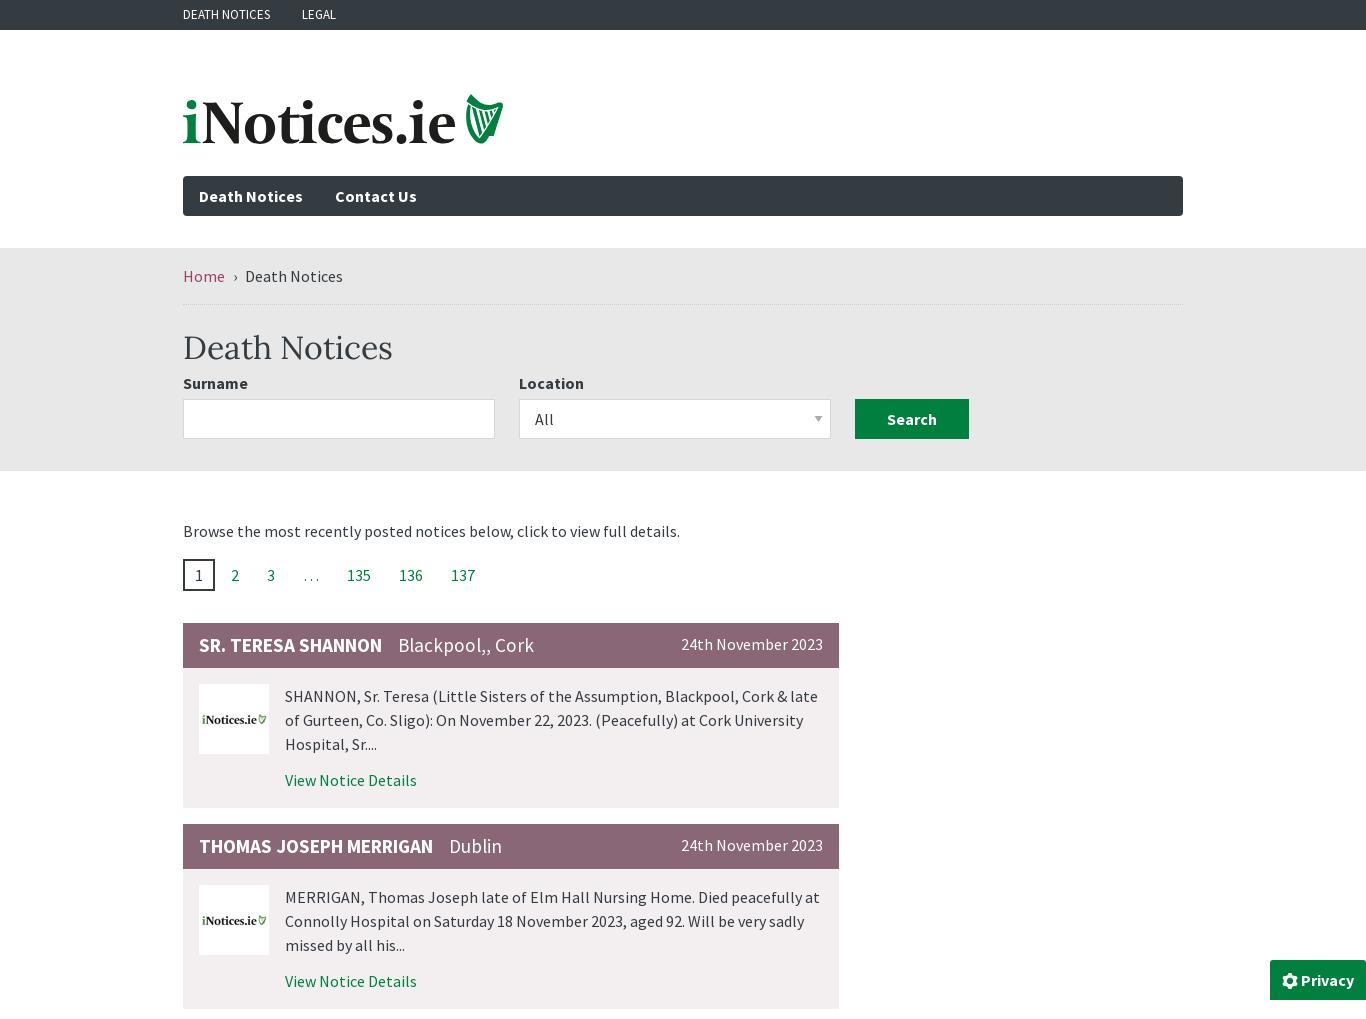  What do you see at coordinates (198, 574) in the screenshot?
I see `'1'` at bounding box center [198, 574].